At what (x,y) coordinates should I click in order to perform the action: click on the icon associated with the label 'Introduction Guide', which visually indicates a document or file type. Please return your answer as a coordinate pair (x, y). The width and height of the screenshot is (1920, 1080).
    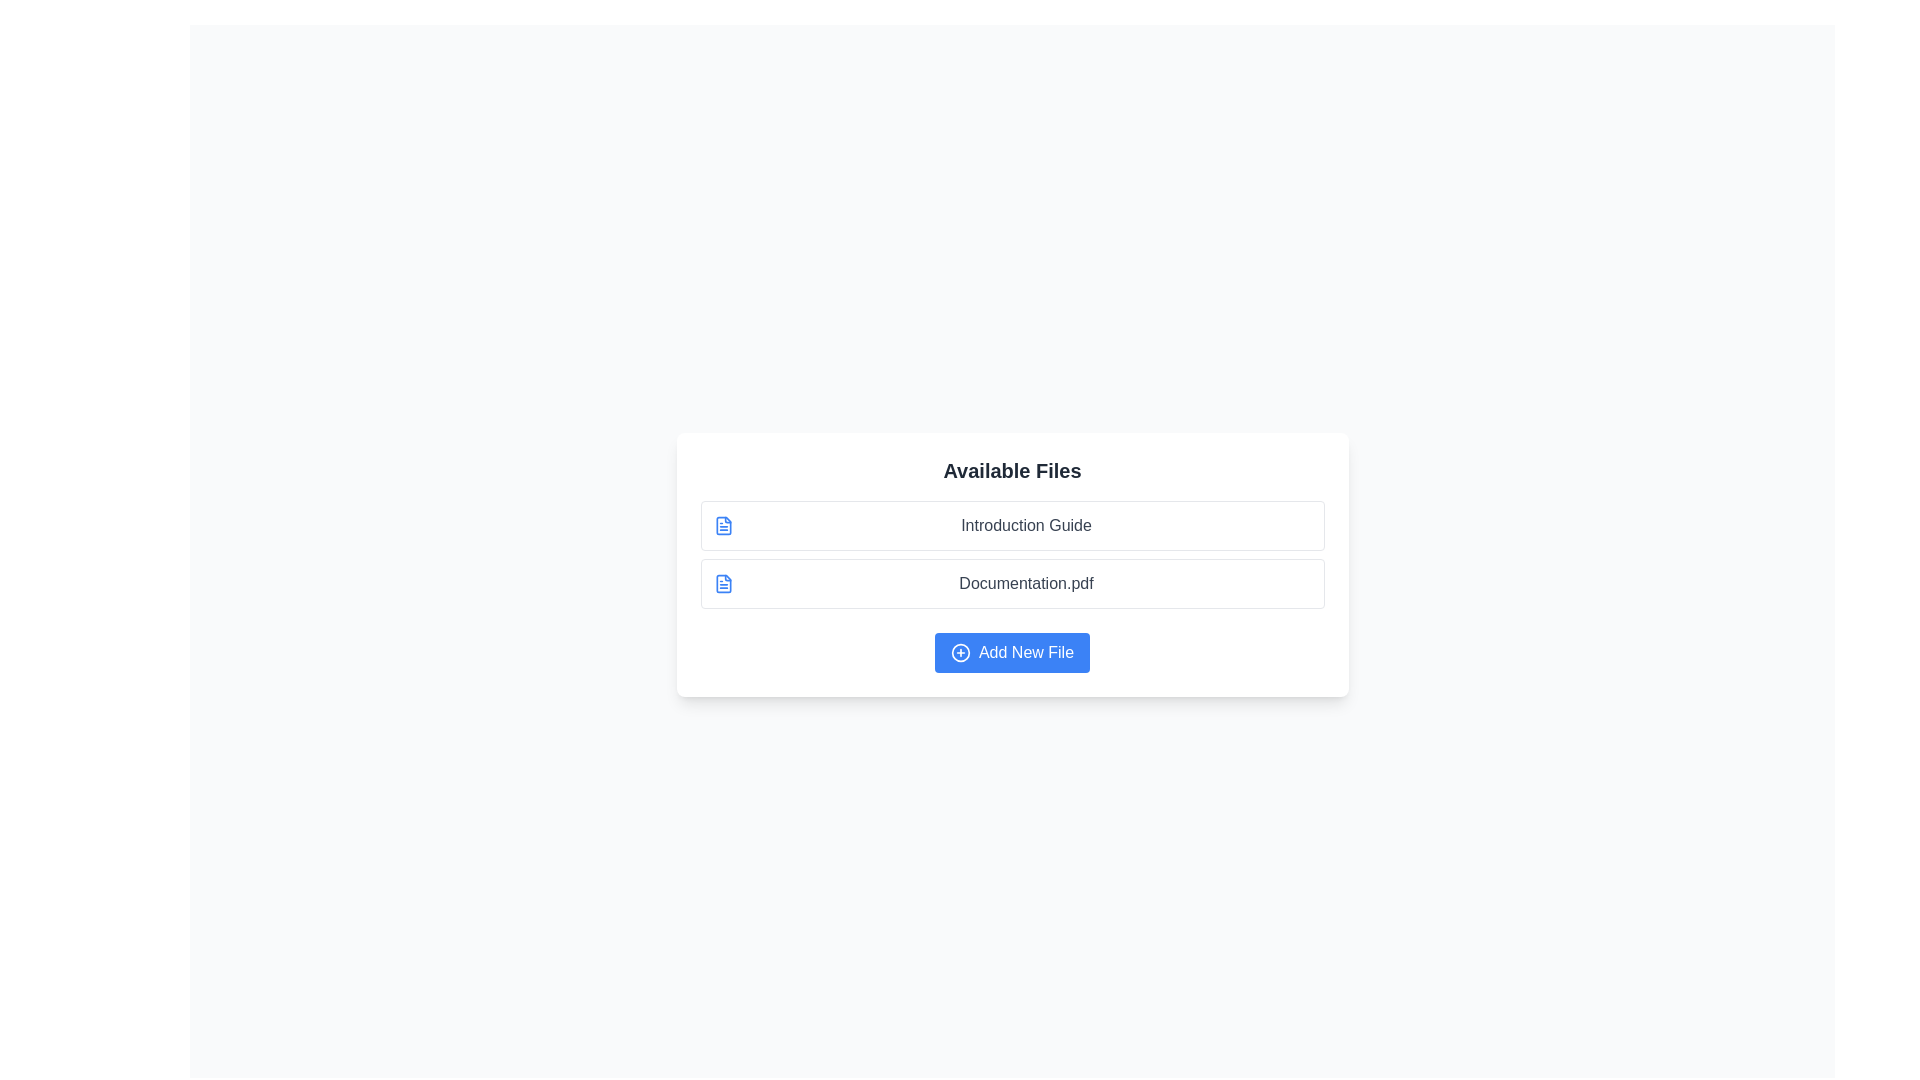
    Looking at the image, I should click on (722, 524).